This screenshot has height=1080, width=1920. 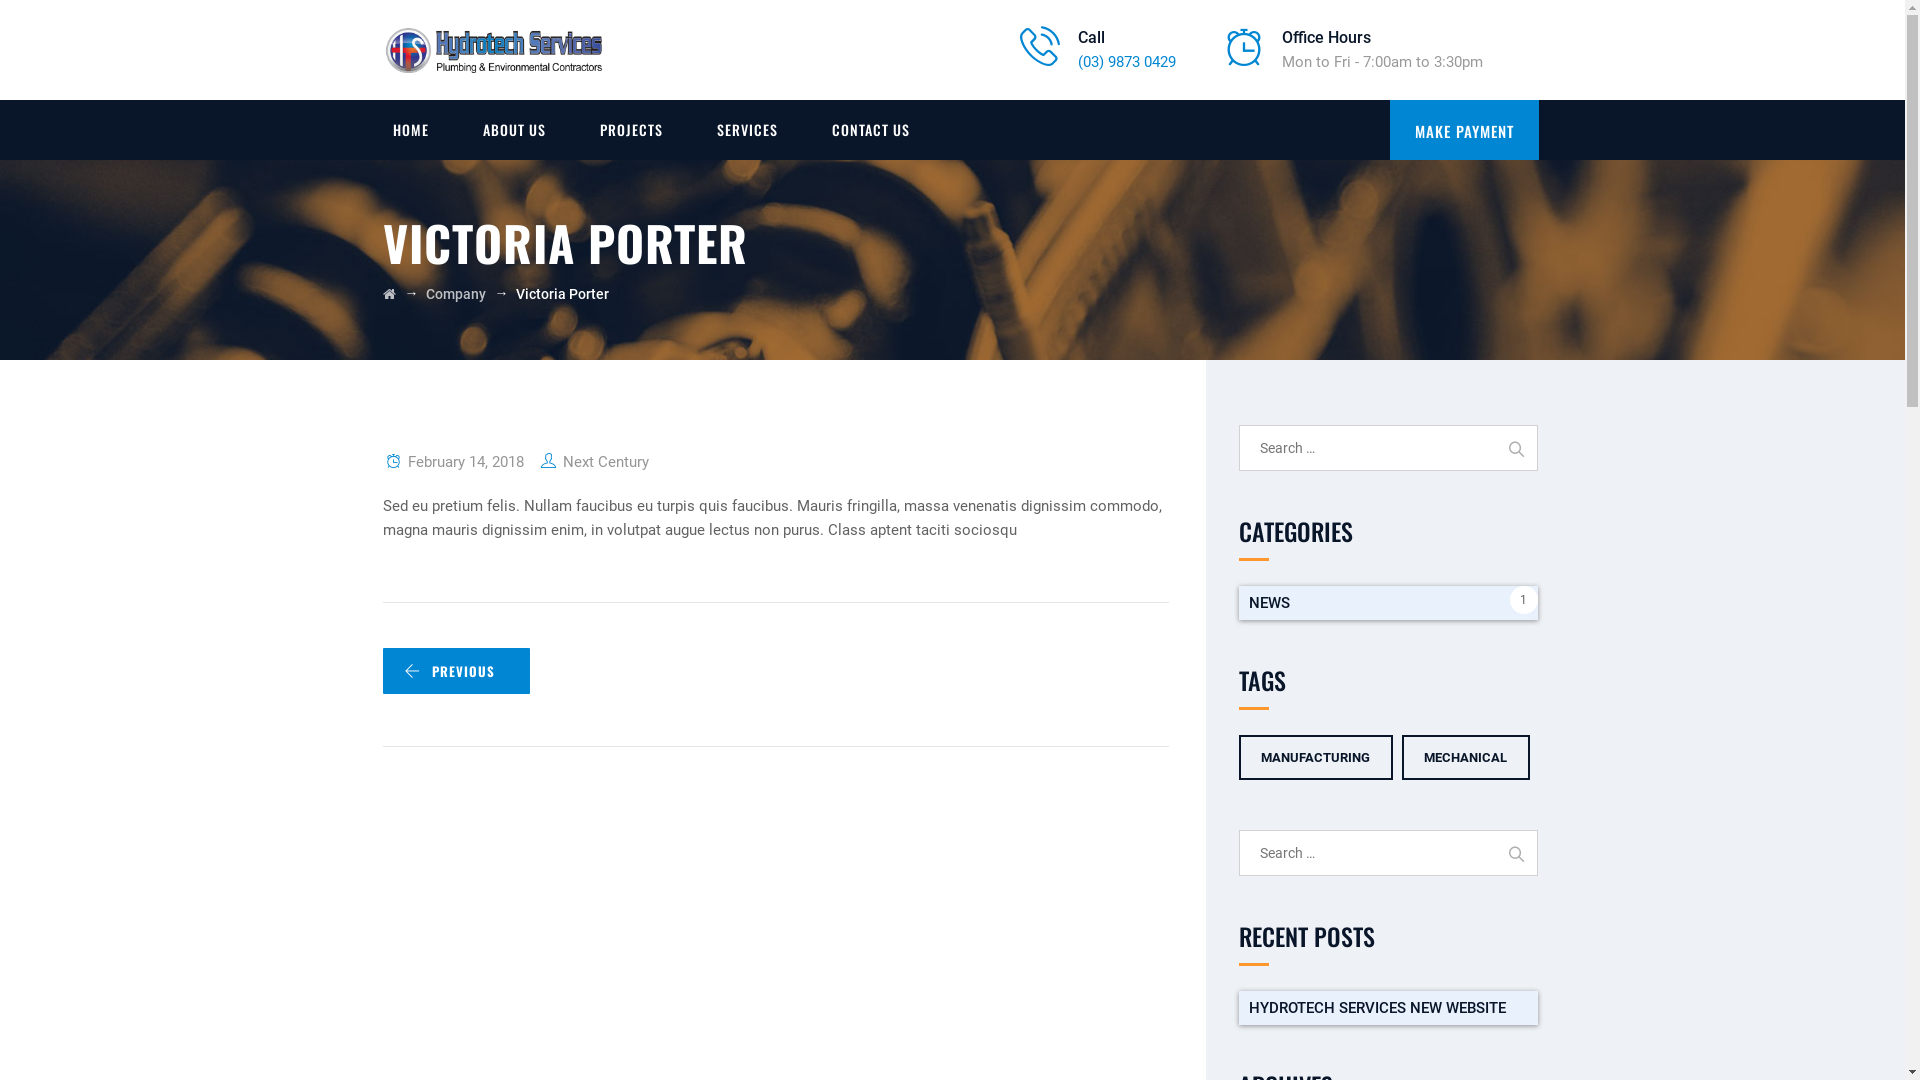 I want to click on 'Search', so click(x=1515, y=852).